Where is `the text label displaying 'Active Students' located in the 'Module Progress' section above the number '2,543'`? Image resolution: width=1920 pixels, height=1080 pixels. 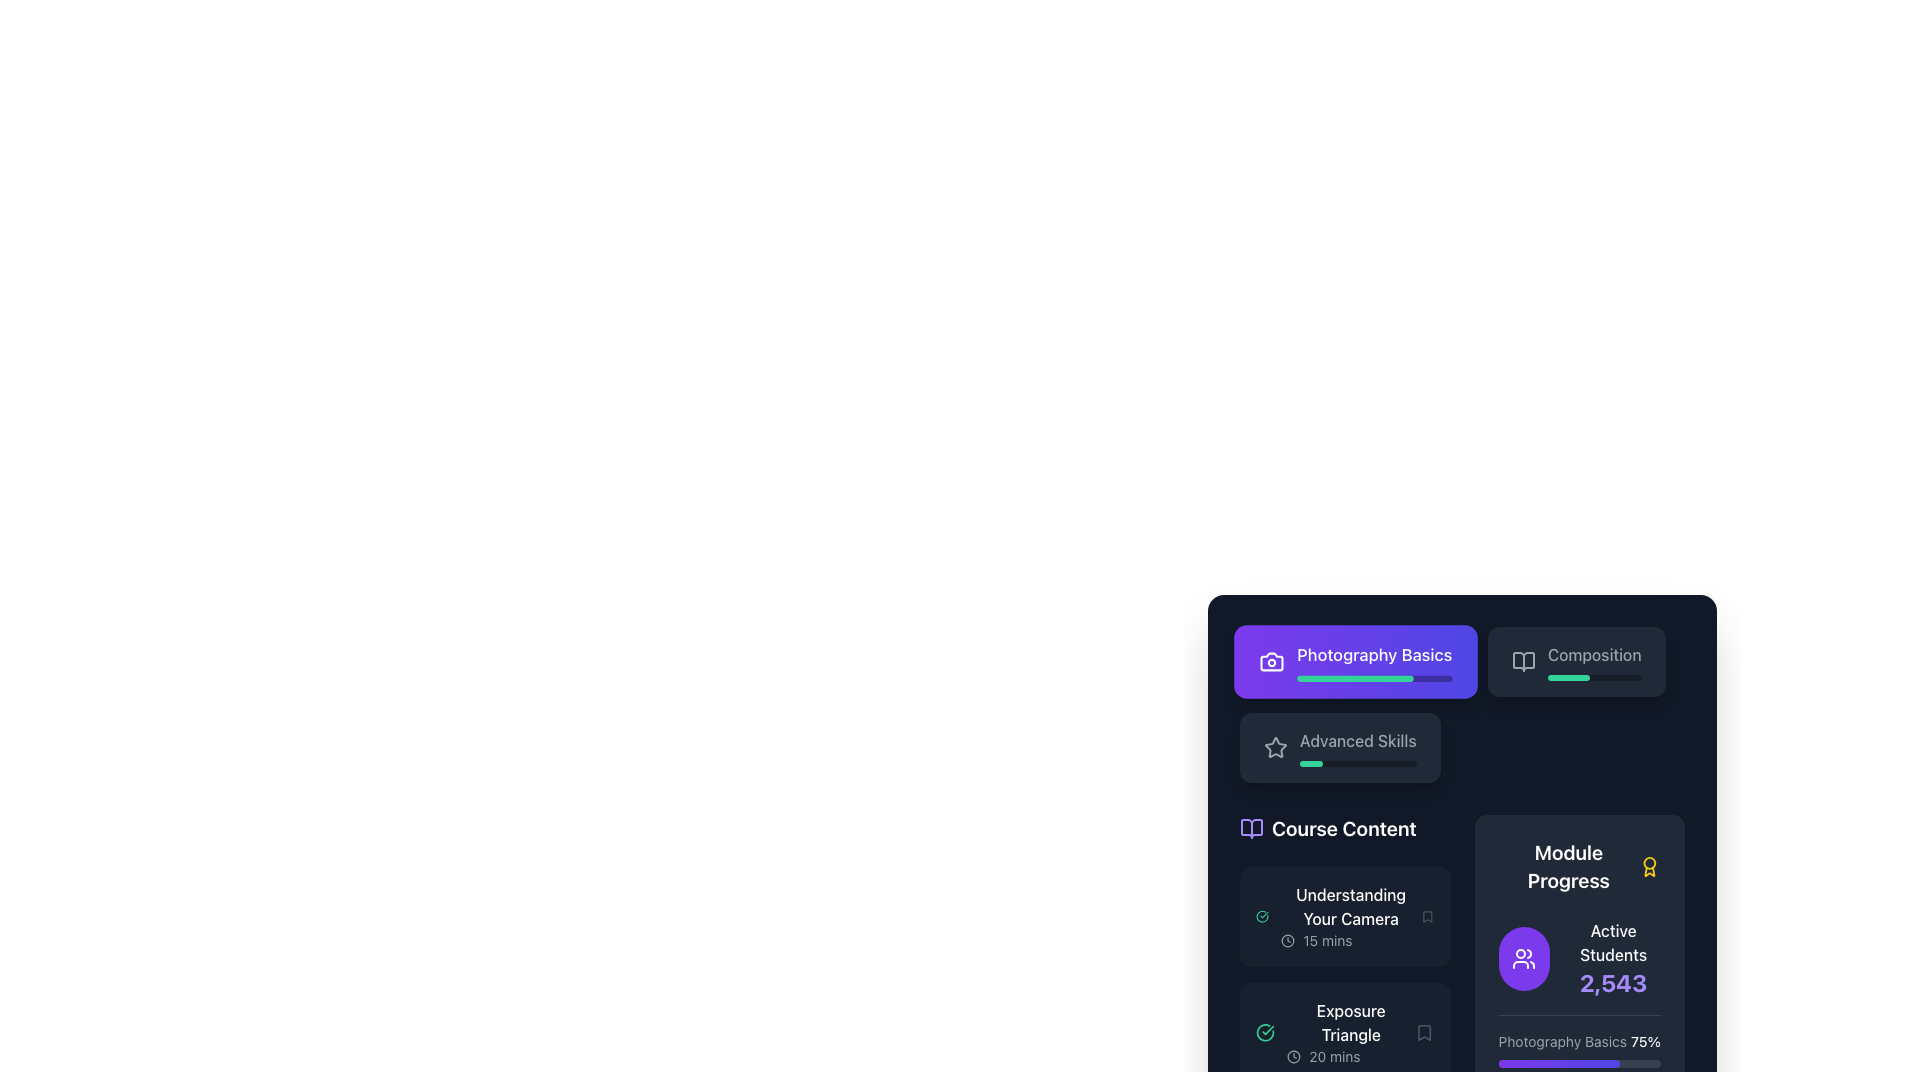 the text label displaying 'Active Students' located in the 'Module Progress' section above the number '2,543' is located at coordinates (1613, 942).